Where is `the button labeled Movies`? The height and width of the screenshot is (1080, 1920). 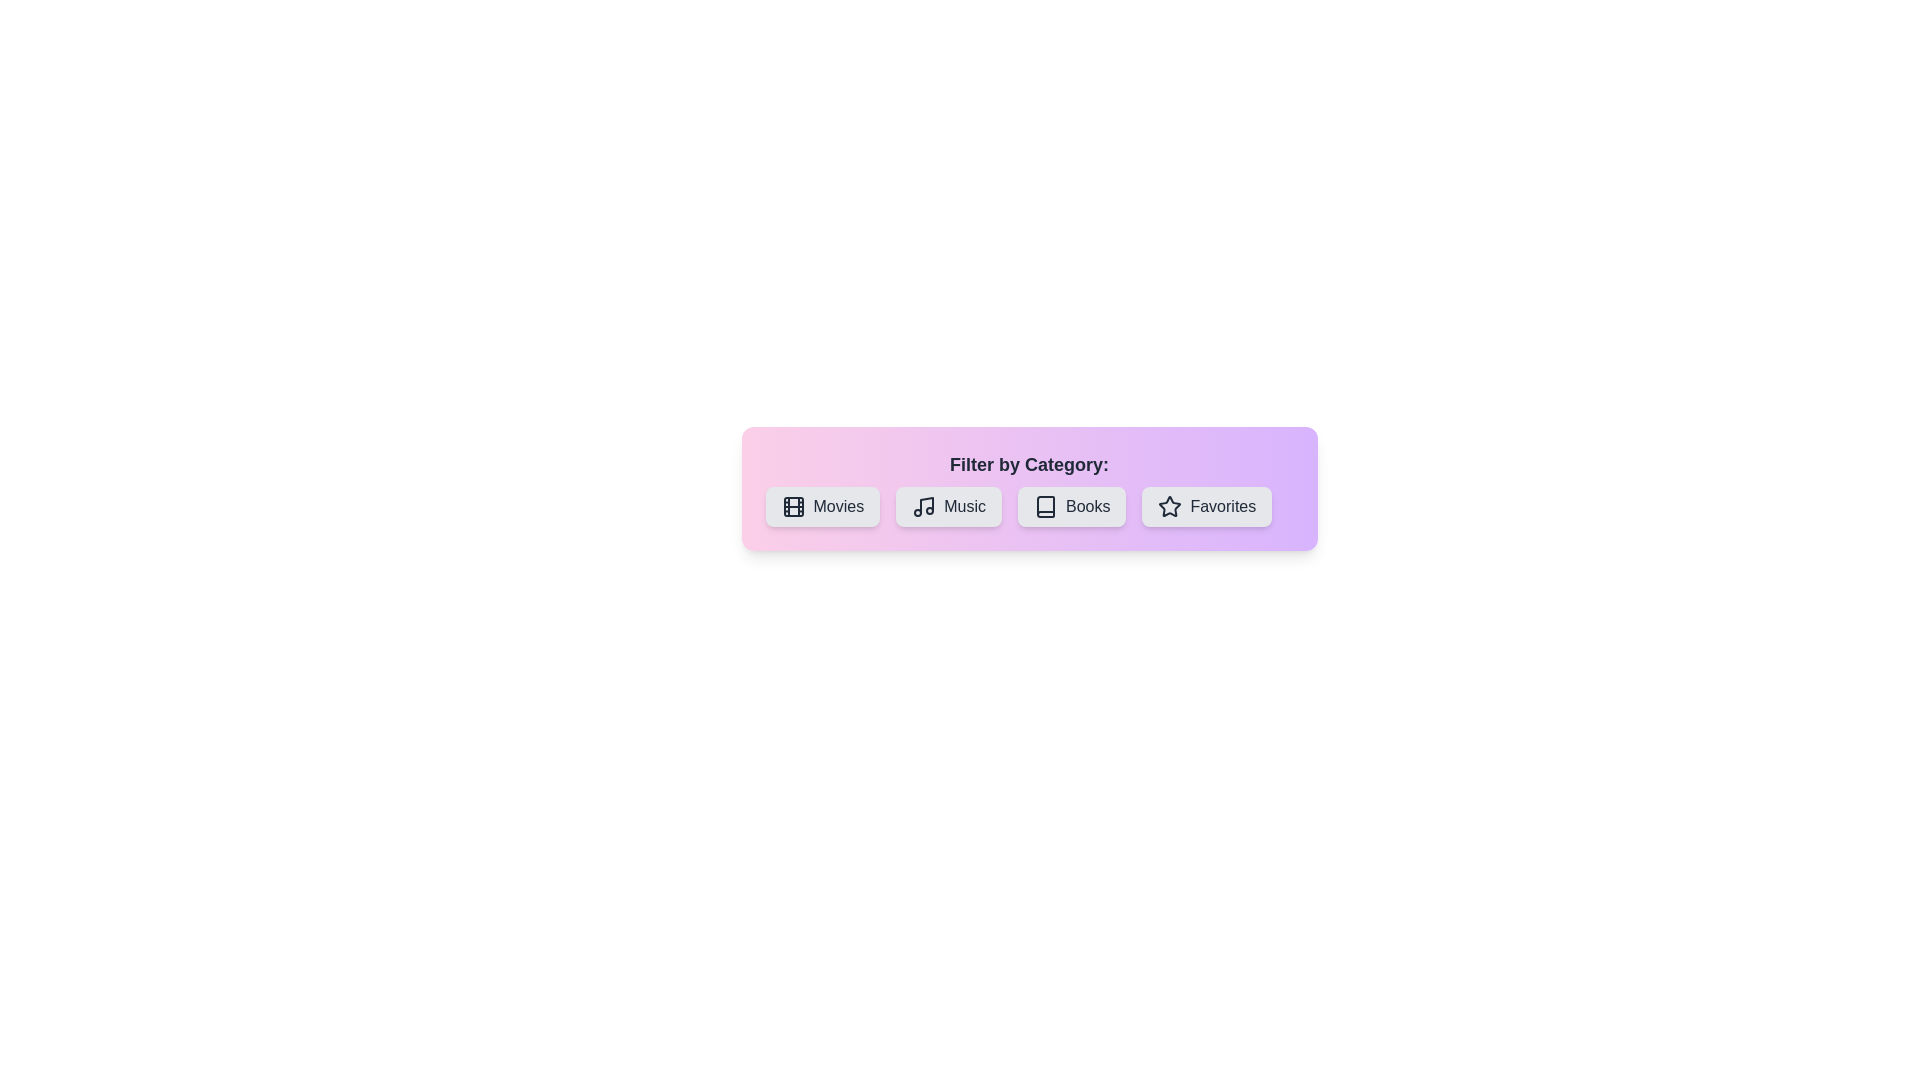 the button labeled Movies is located at coordinates (821, 505).